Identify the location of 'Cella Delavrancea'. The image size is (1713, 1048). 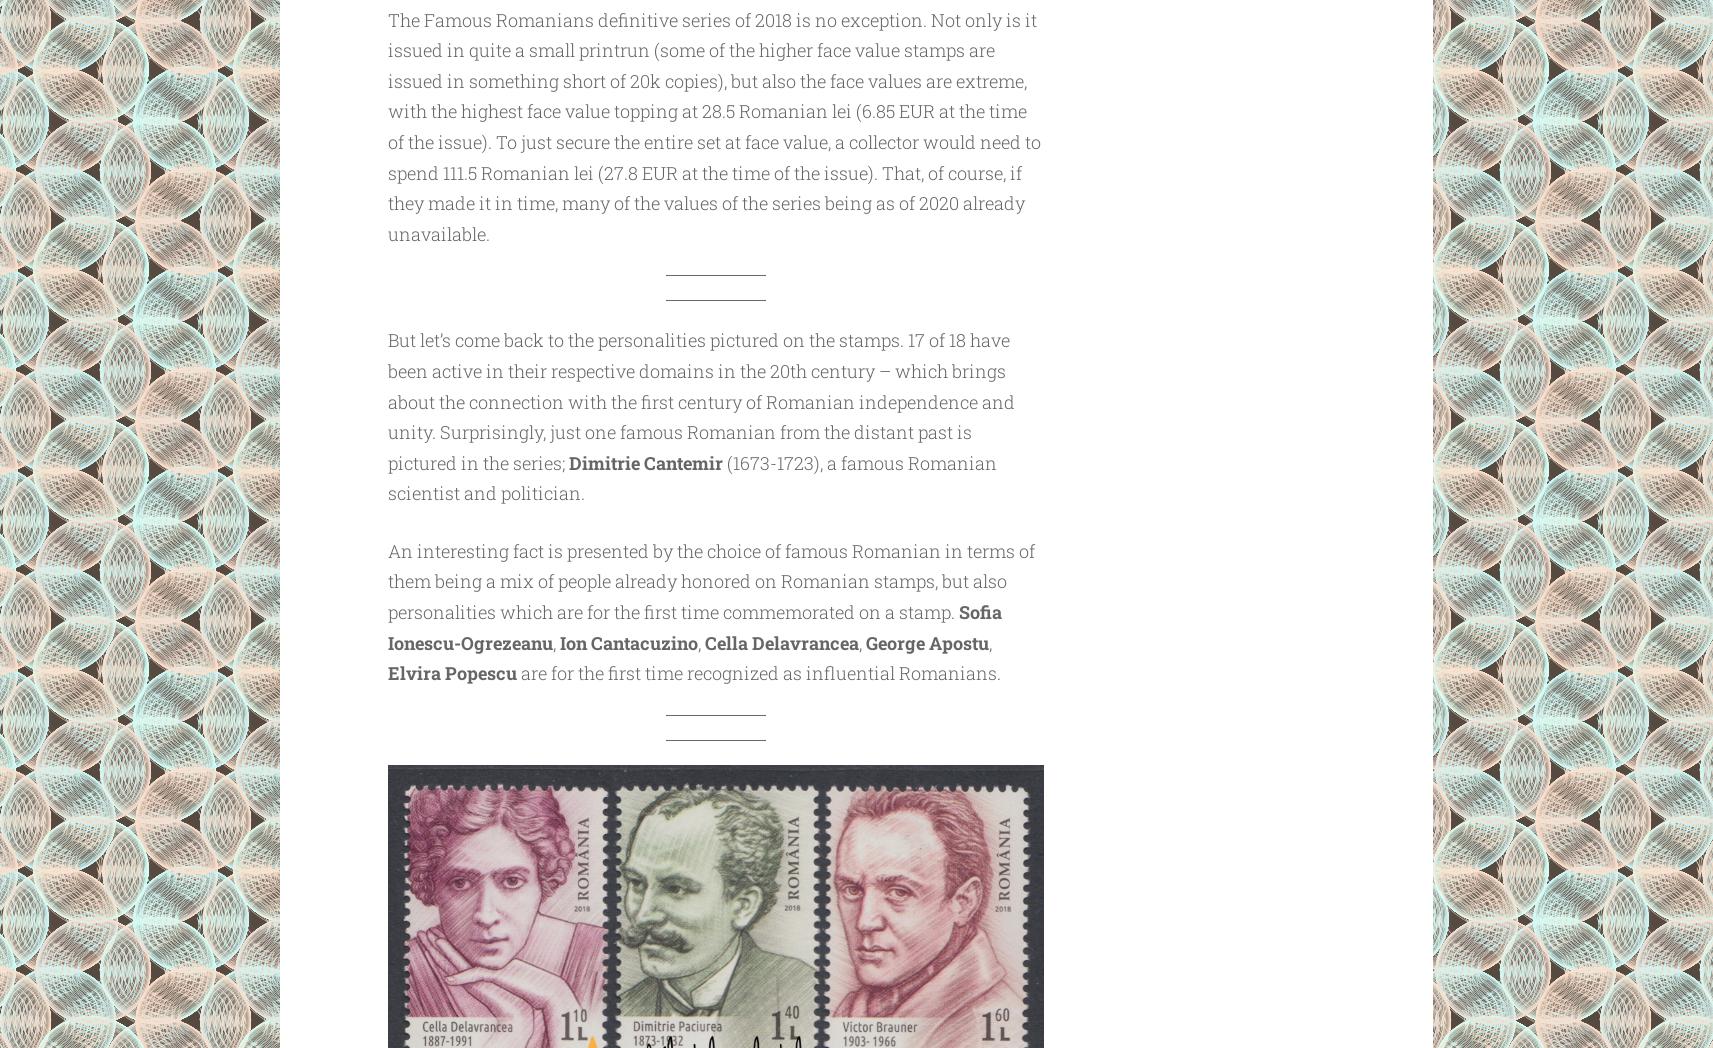
(780, 641).